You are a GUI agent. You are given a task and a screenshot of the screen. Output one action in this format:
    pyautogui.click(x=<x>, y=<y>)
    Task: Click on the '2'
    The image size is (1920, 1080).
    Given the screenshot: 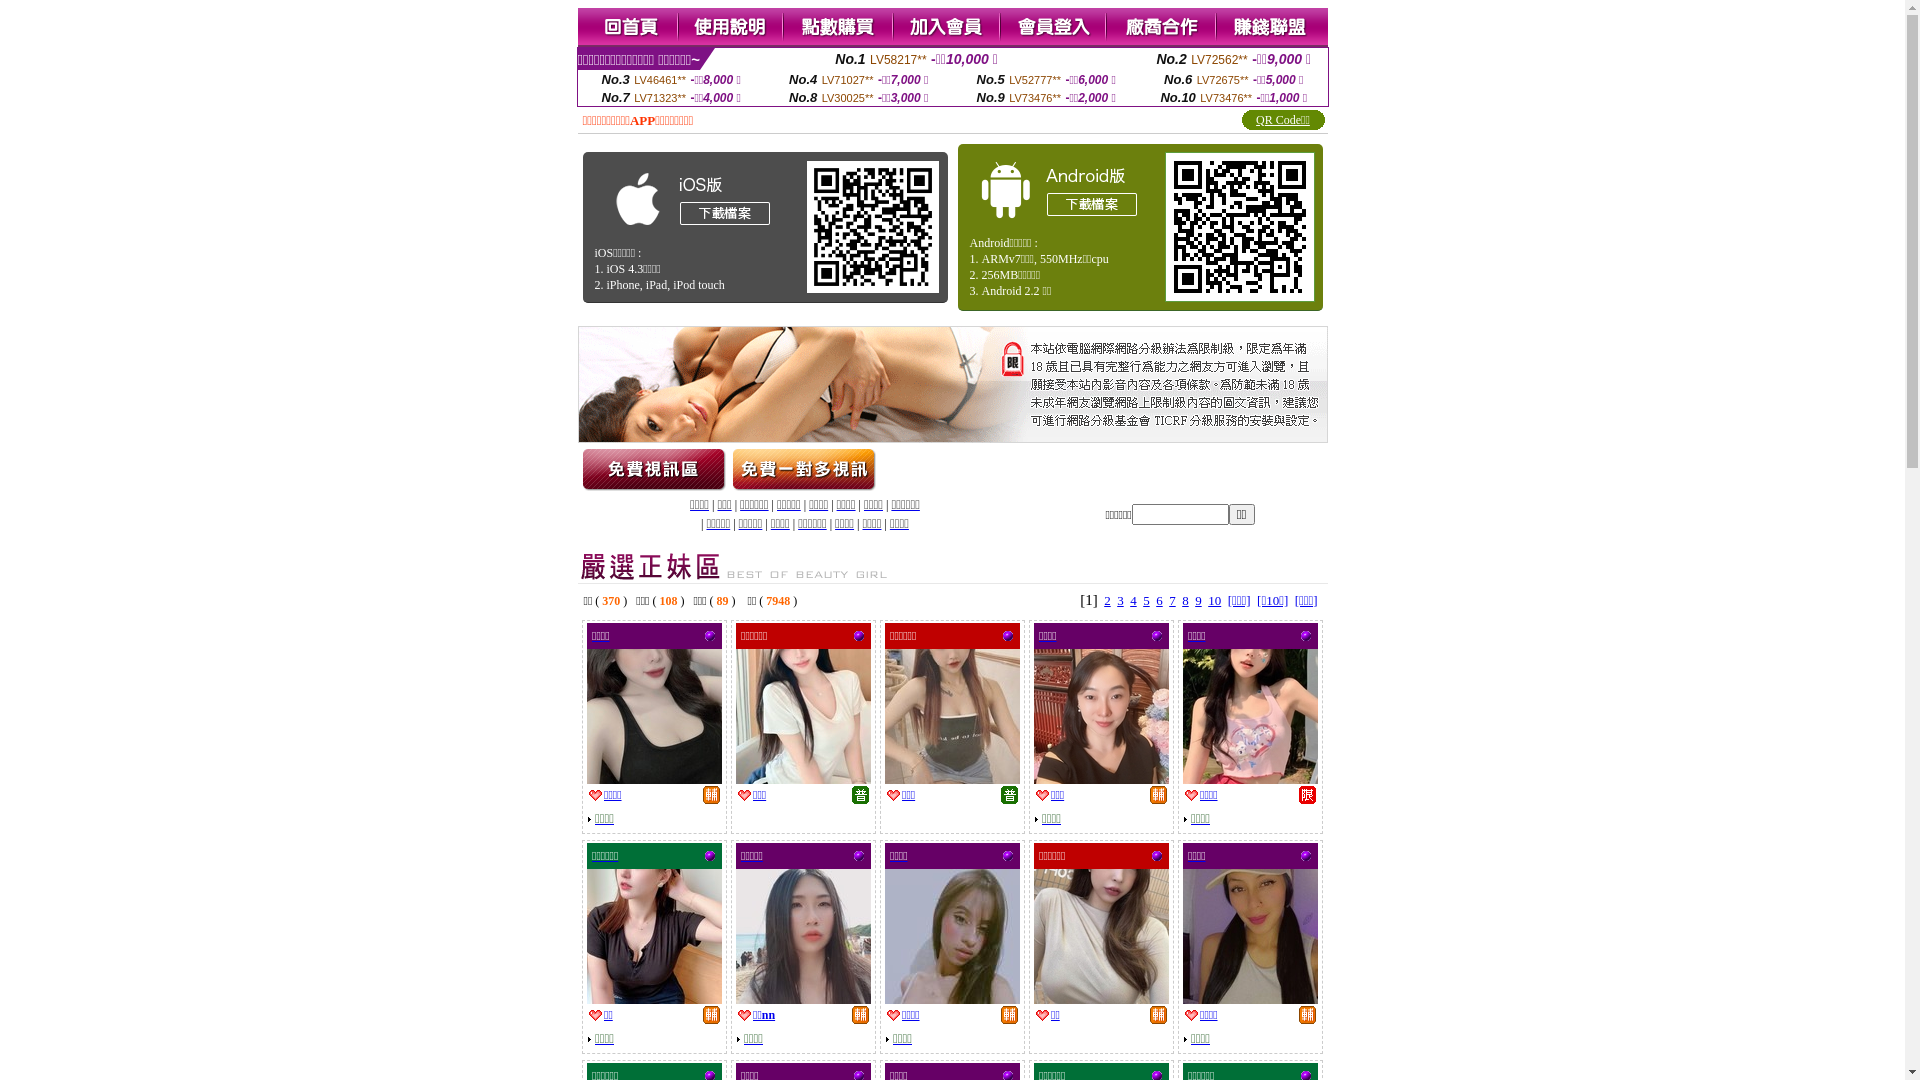 What is the action you would take?
    pyautogui.click(x=1106, y=599)
    